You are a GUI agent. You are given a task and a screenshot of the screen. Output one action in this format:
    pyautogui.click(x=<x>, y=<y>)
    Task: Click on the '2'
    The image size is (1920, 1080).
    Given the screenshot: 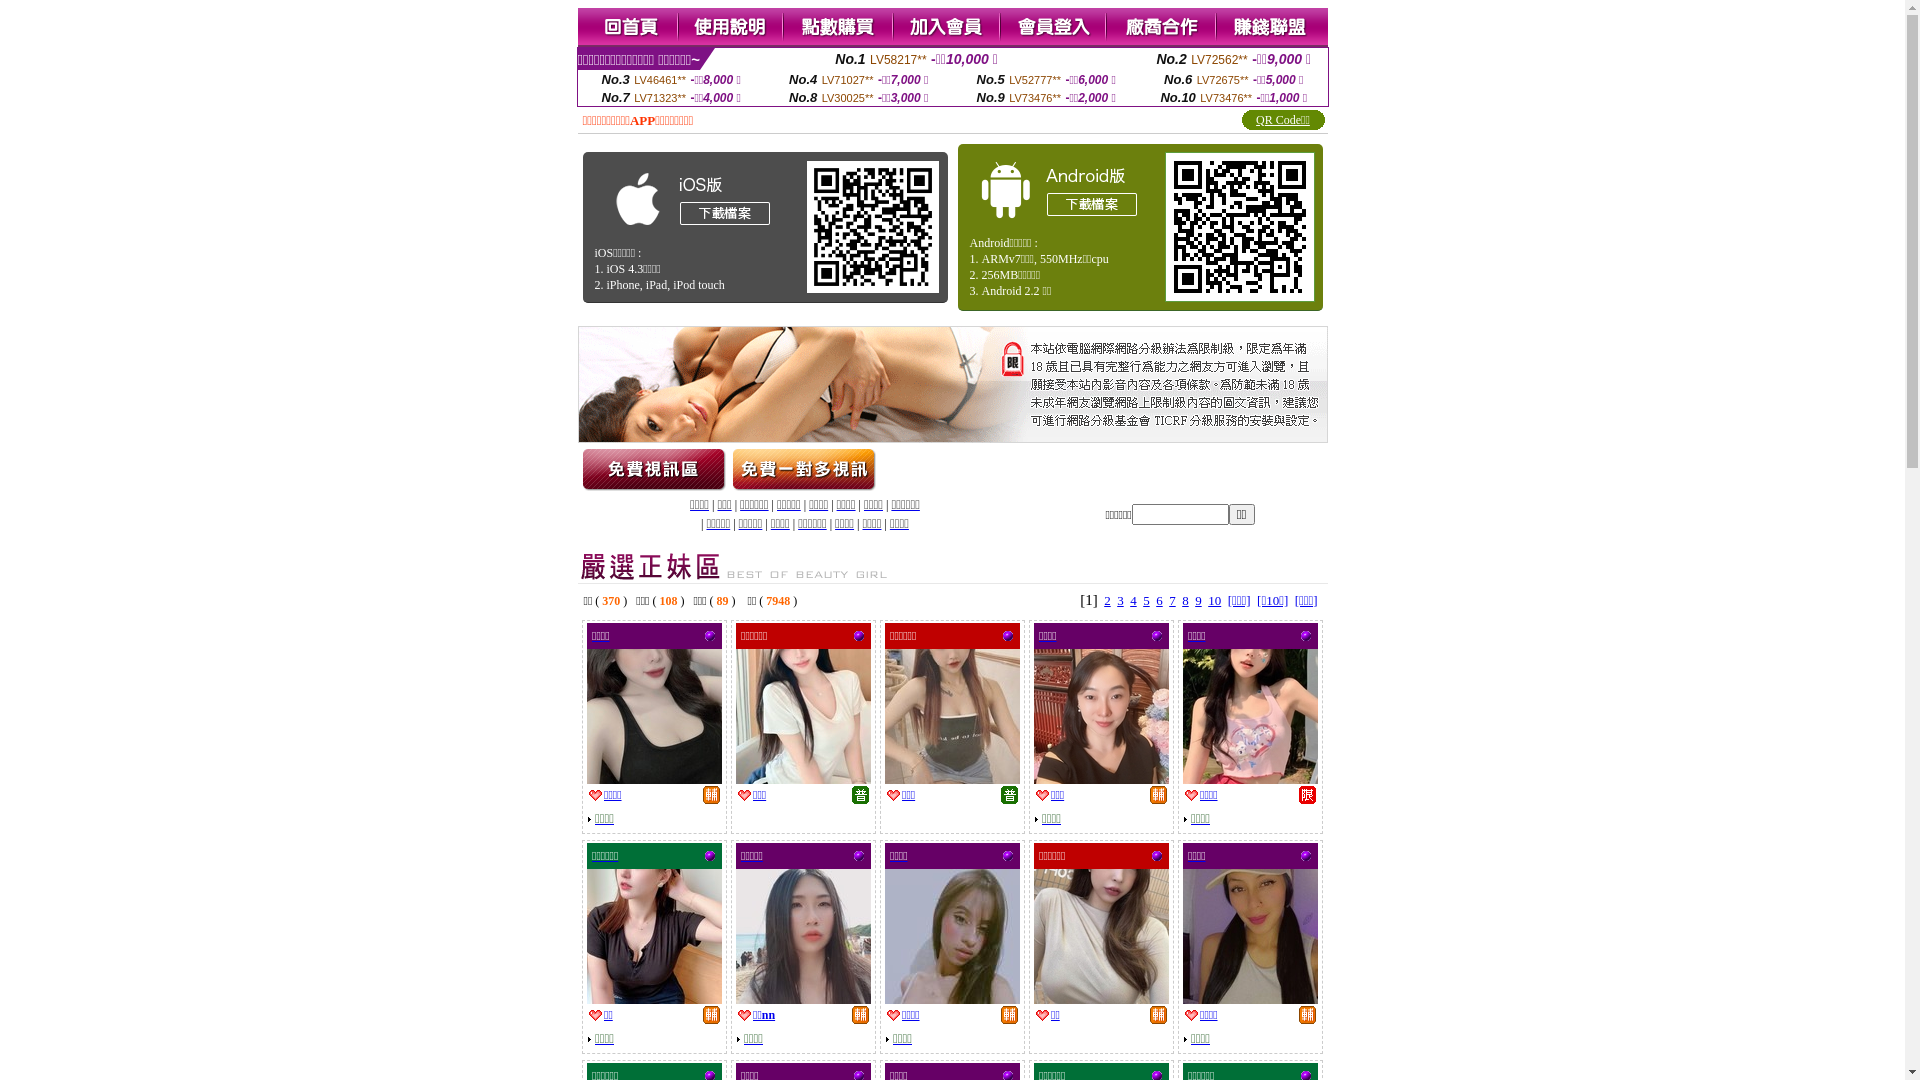 What is the action you would take?
    pyautogui.click(x=1106, y=599)
    